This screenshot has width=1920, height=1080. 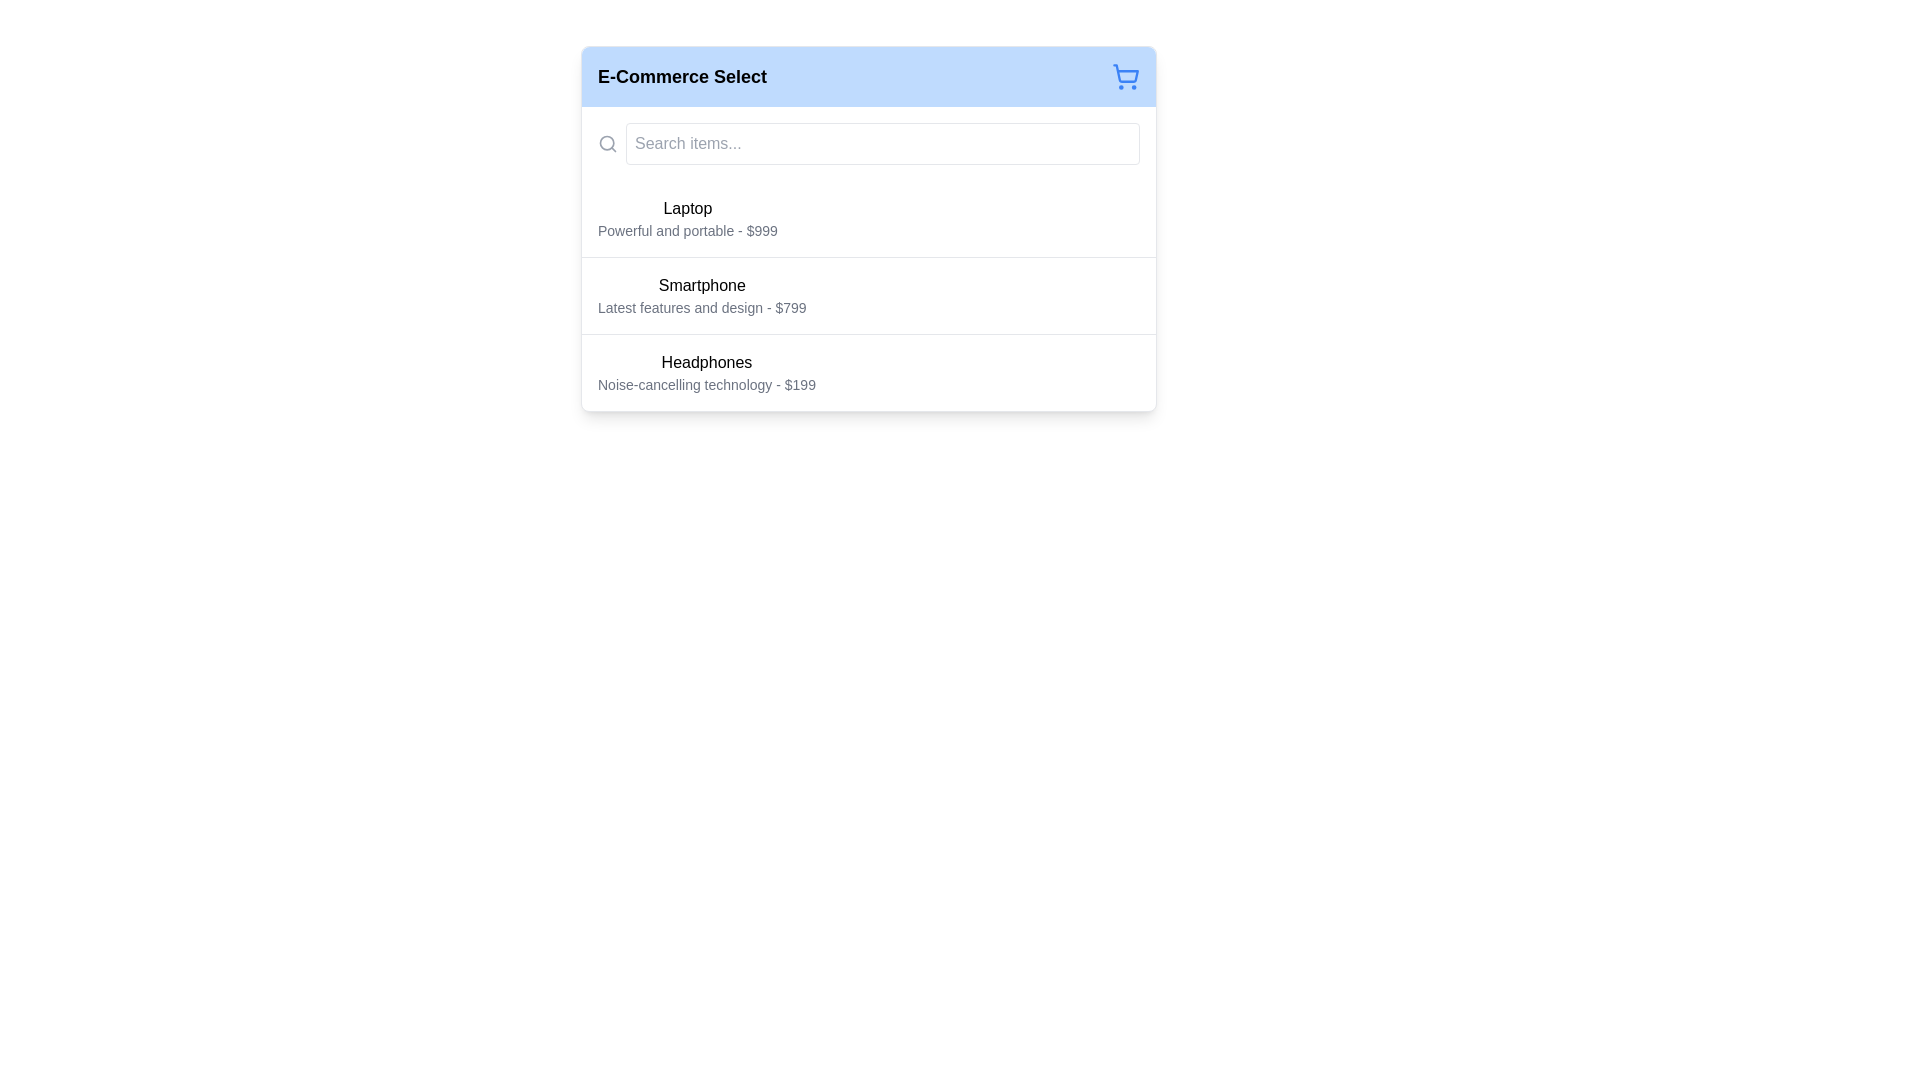 What do you see at coordinates (1126, 72) in the screenshot?
I see `the shopping cart icon's main basket outline located at the upper right corner of the interface` at bounding box center [1126, 72].